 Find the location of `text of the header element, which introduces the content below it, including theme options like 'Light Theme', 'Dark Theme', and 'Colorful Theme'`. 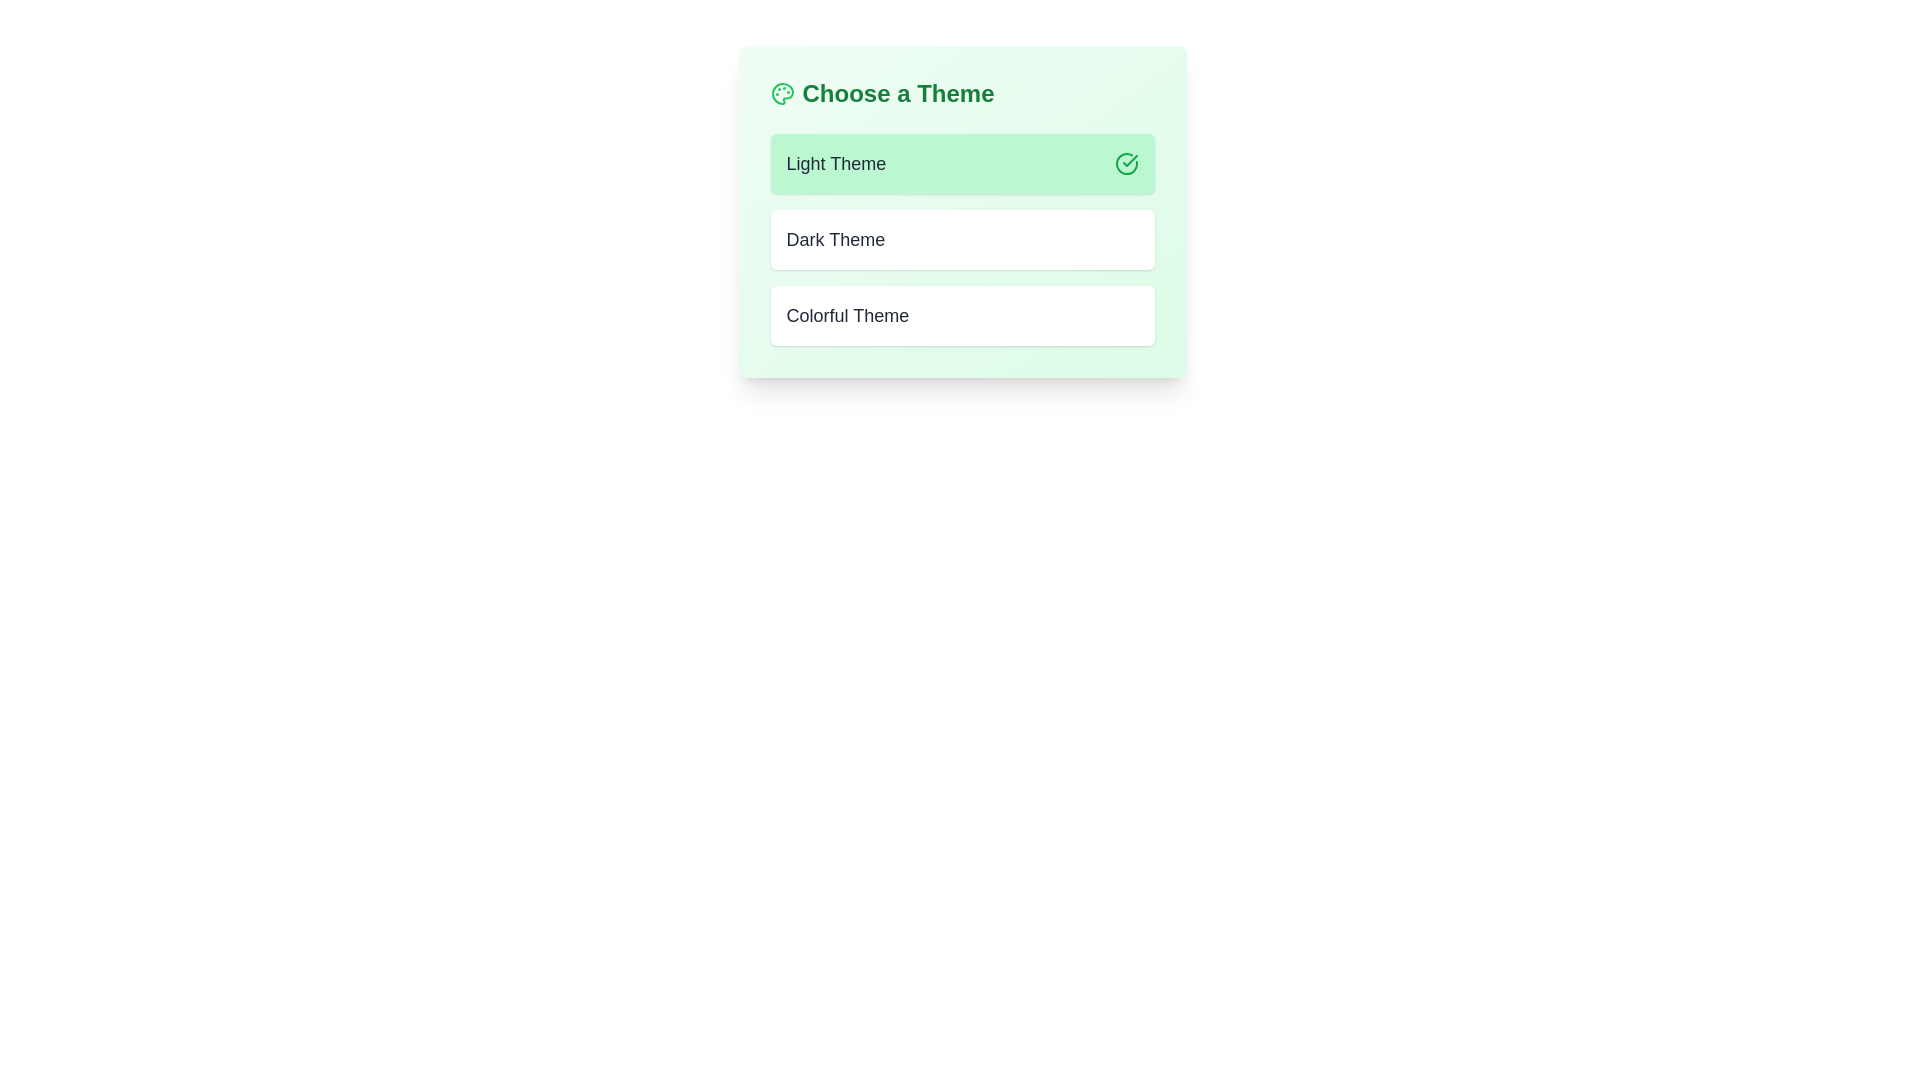

text of the header element, which introduces the content below it, including theme options like 'Light Theme', 'Dark Theme', and 'Colorful Theme' is located at coordinates (962, 93).